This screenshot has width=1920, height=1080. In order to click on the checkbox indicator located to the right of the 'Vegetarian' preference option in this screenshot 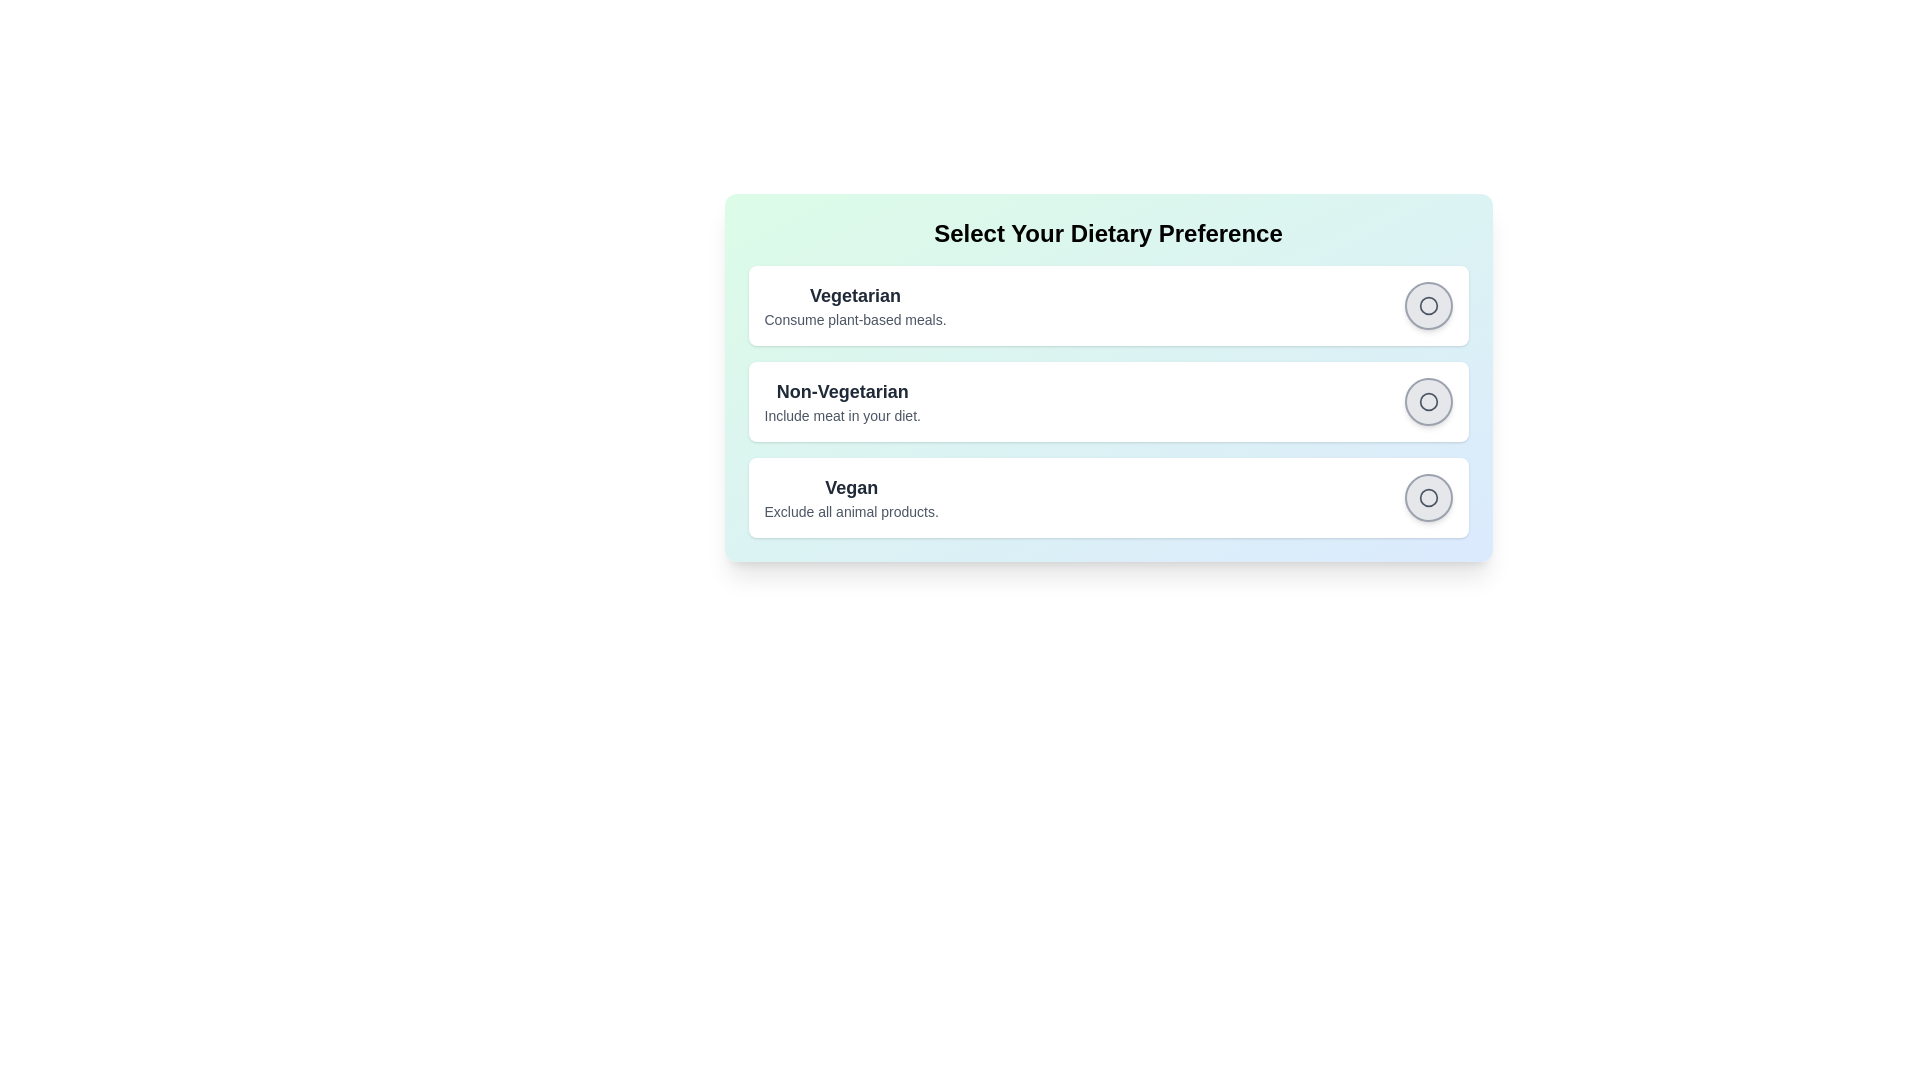, I will do `click(1427, 305)`.